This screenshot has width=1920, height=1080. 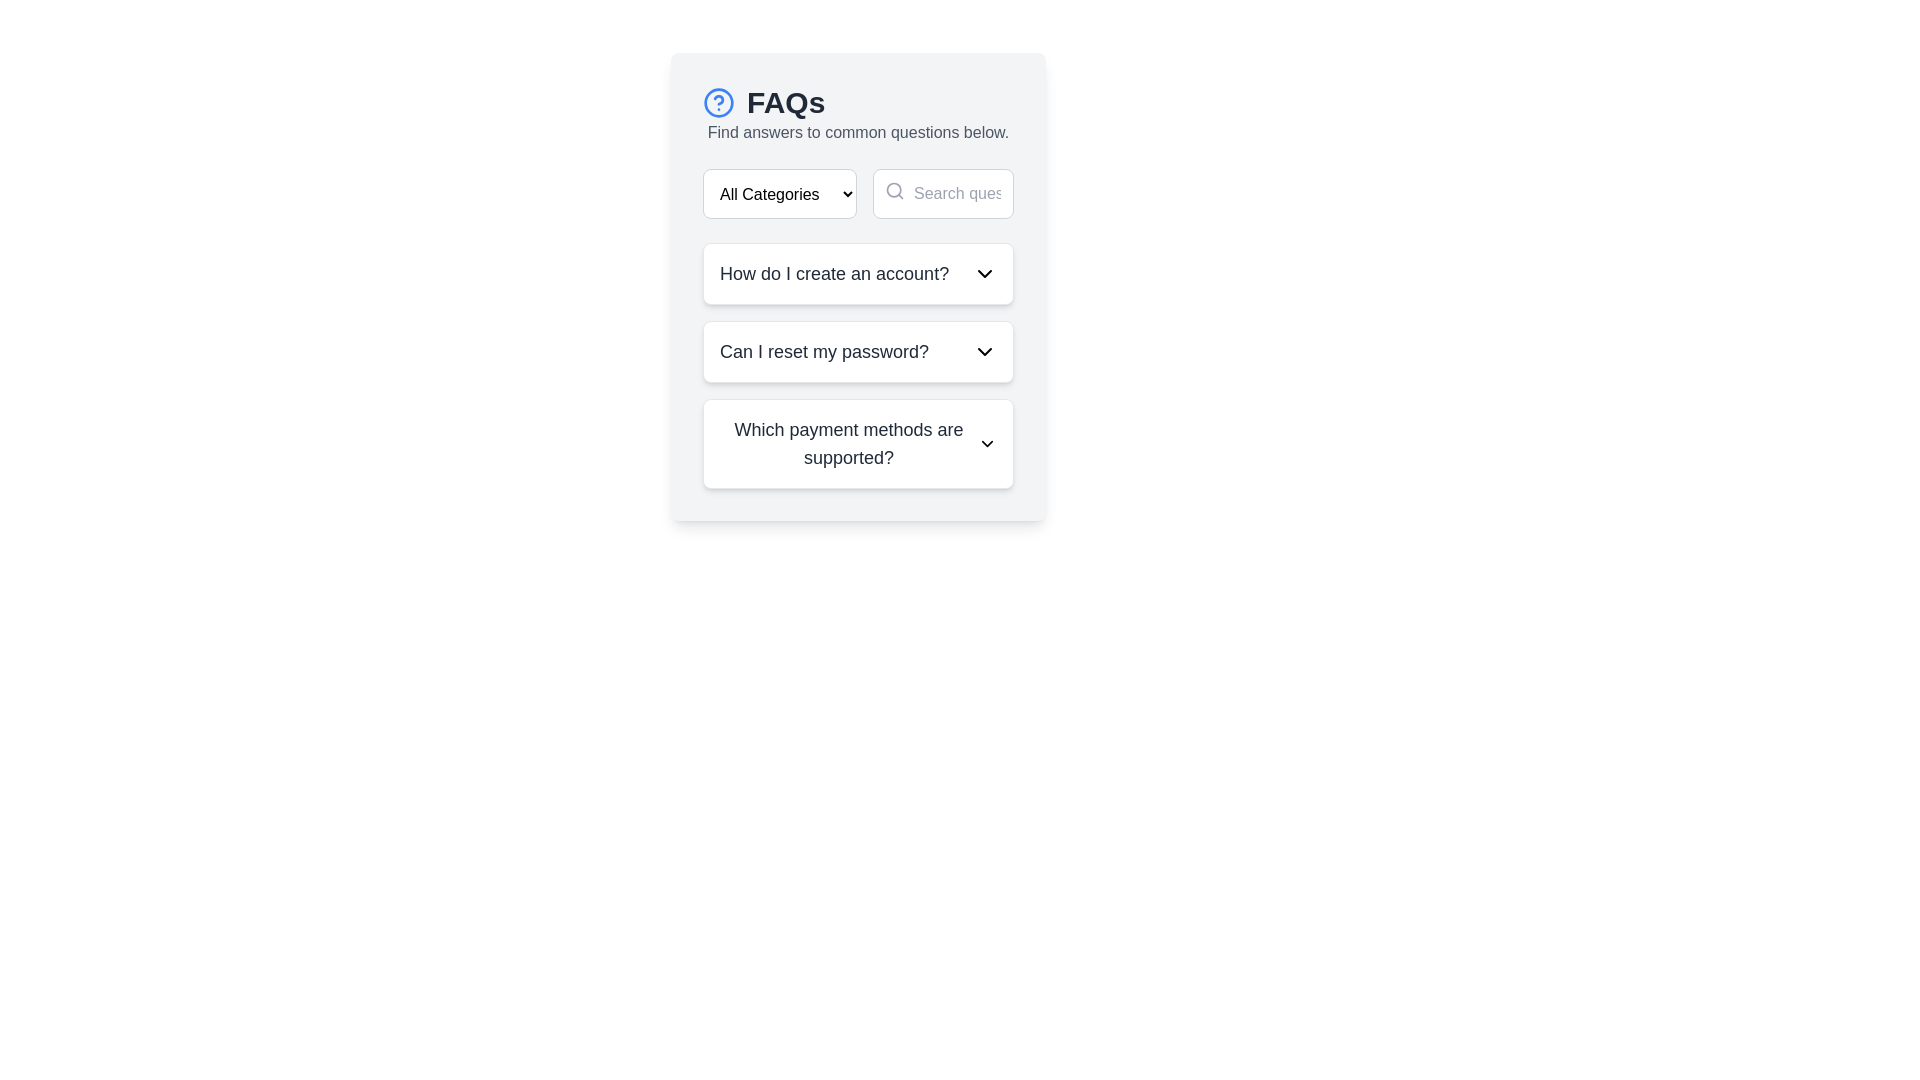 I want to click on the icon located to the far right of the question text 'Which payment methods are supported?', so click(x=987, y=442).